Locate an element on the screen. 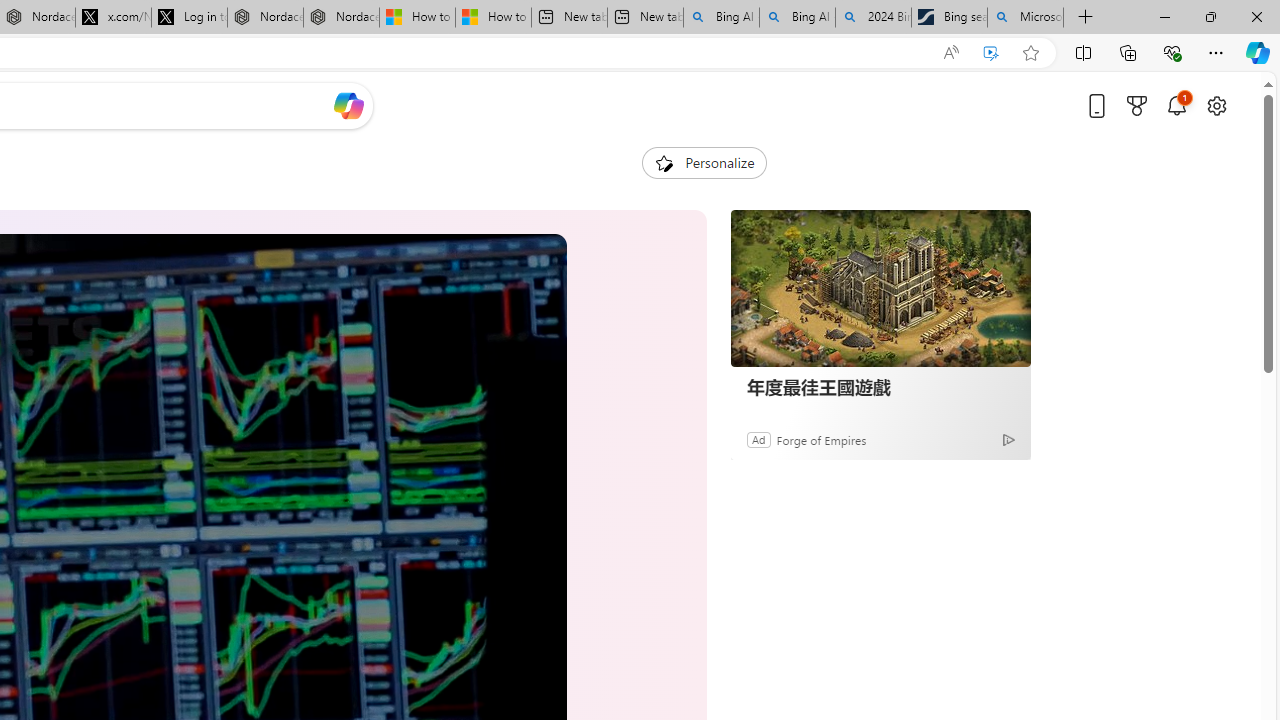 This screenshot has width=1280, height=720. 'Close' is located at coordinates (1255, 16).